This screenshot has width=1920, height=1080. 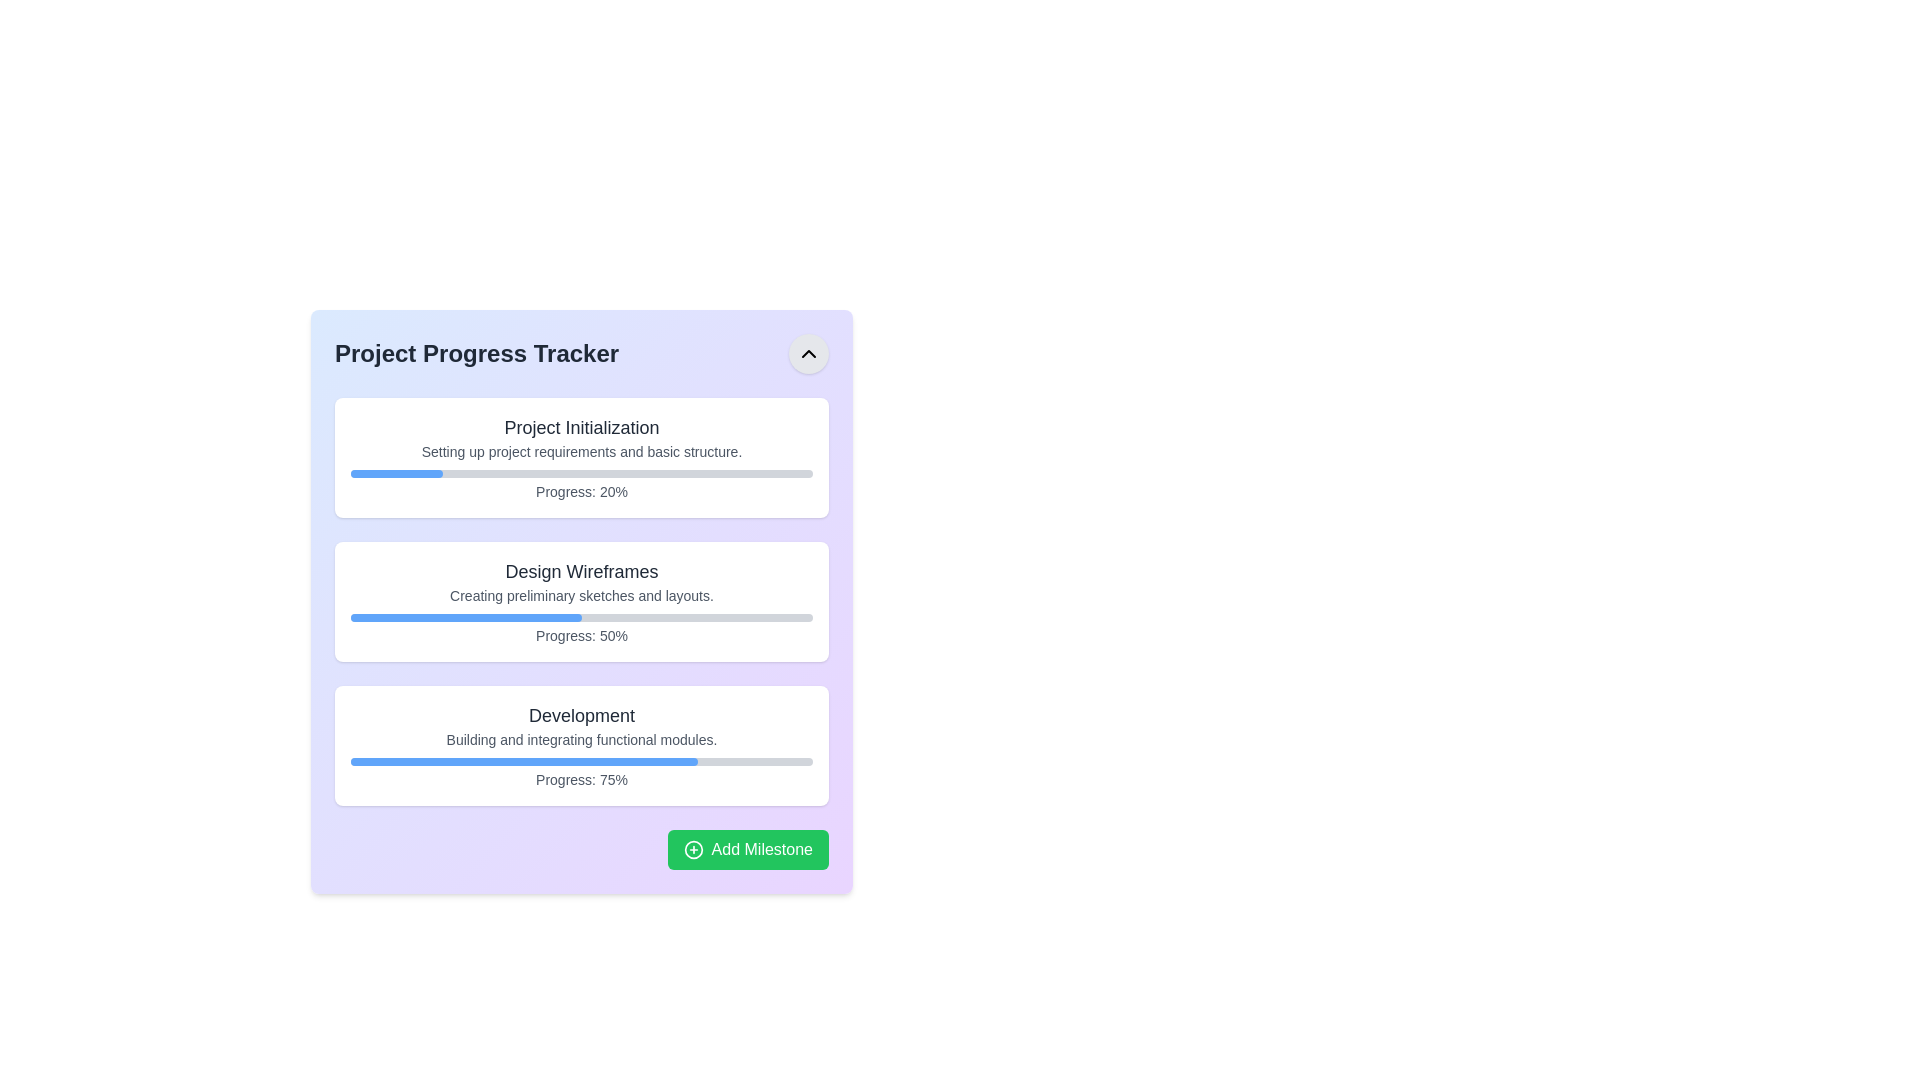 What do you see at coordinates (580, 474) in the screenshot?
I see `the progress visually by focusing on the horizontally-oriented progress bar within the white card labeled 'Project Initialization', which is visually represented with a blue foreground indicating progress` at bounding box center [580, 474].